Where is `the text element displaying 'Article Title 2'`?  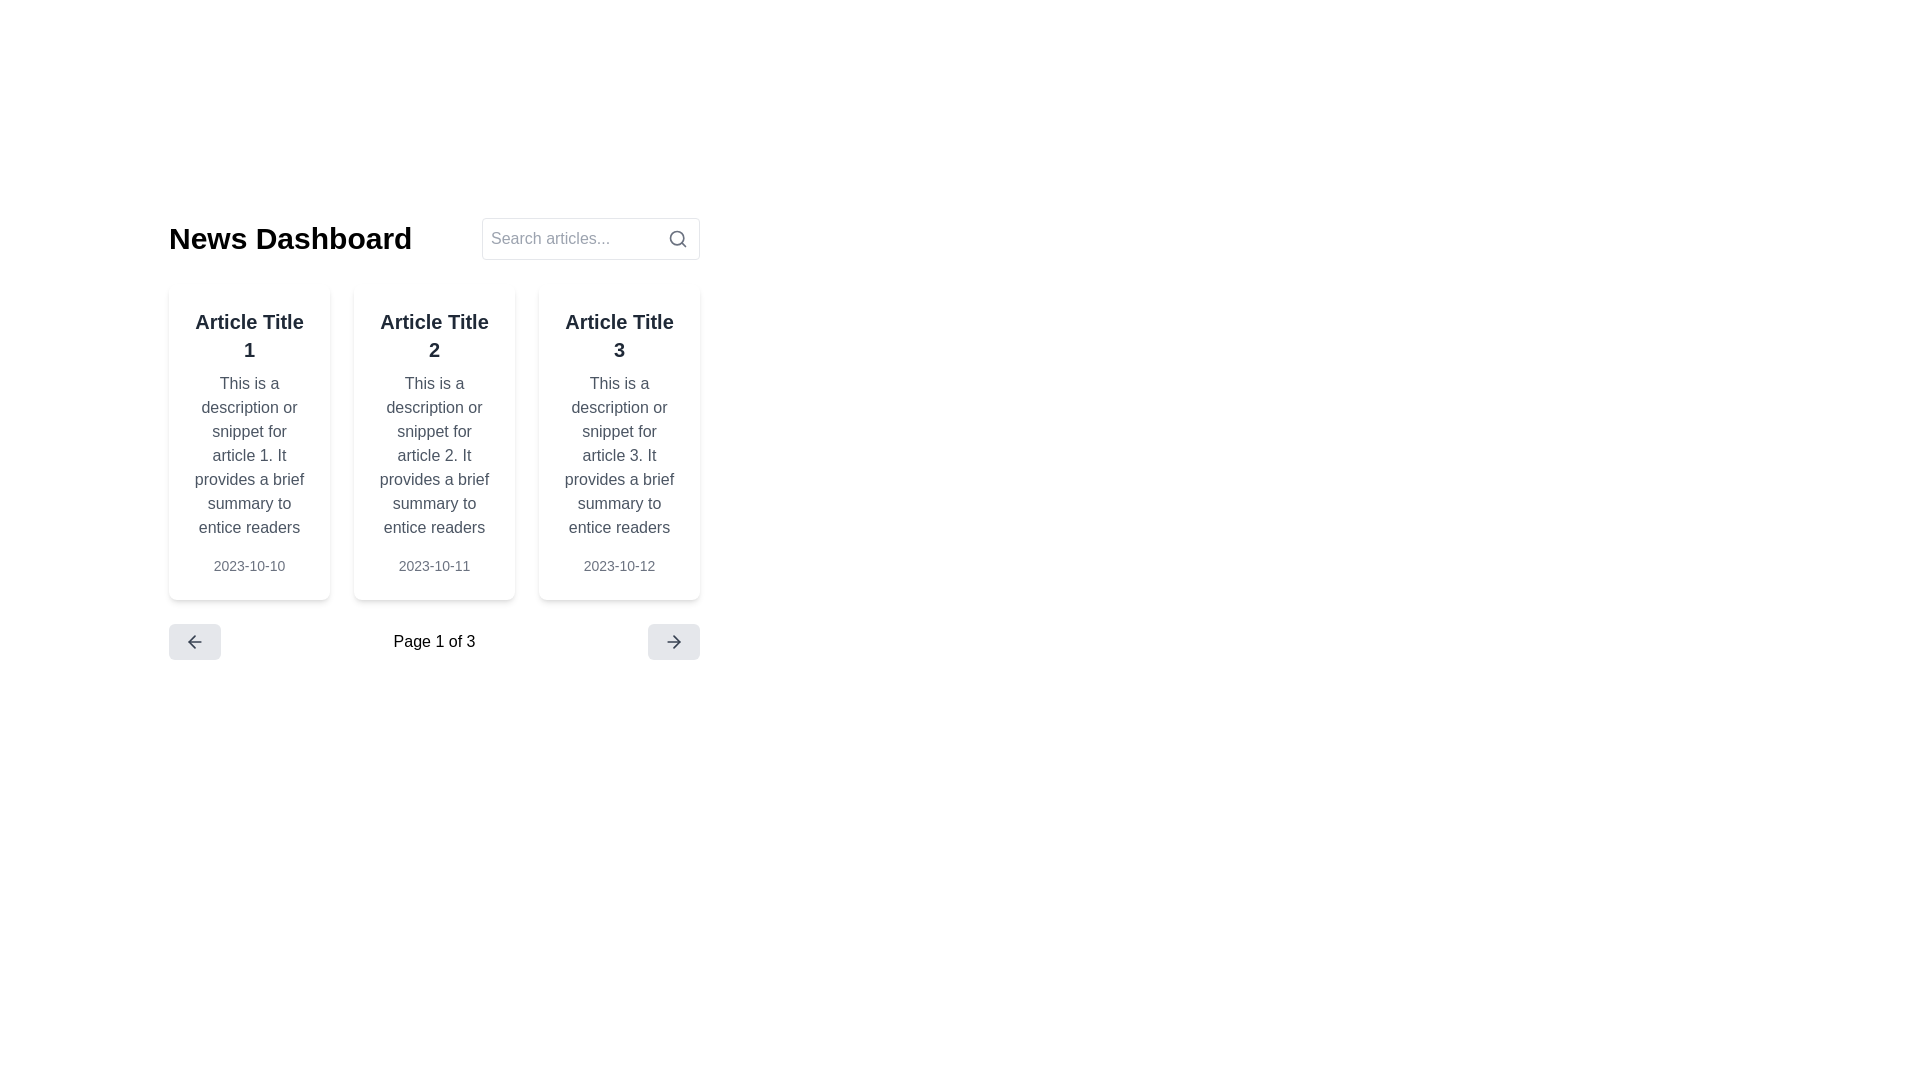
the text element displaying 'Article Title 2' is located at coordinates (433, 334).